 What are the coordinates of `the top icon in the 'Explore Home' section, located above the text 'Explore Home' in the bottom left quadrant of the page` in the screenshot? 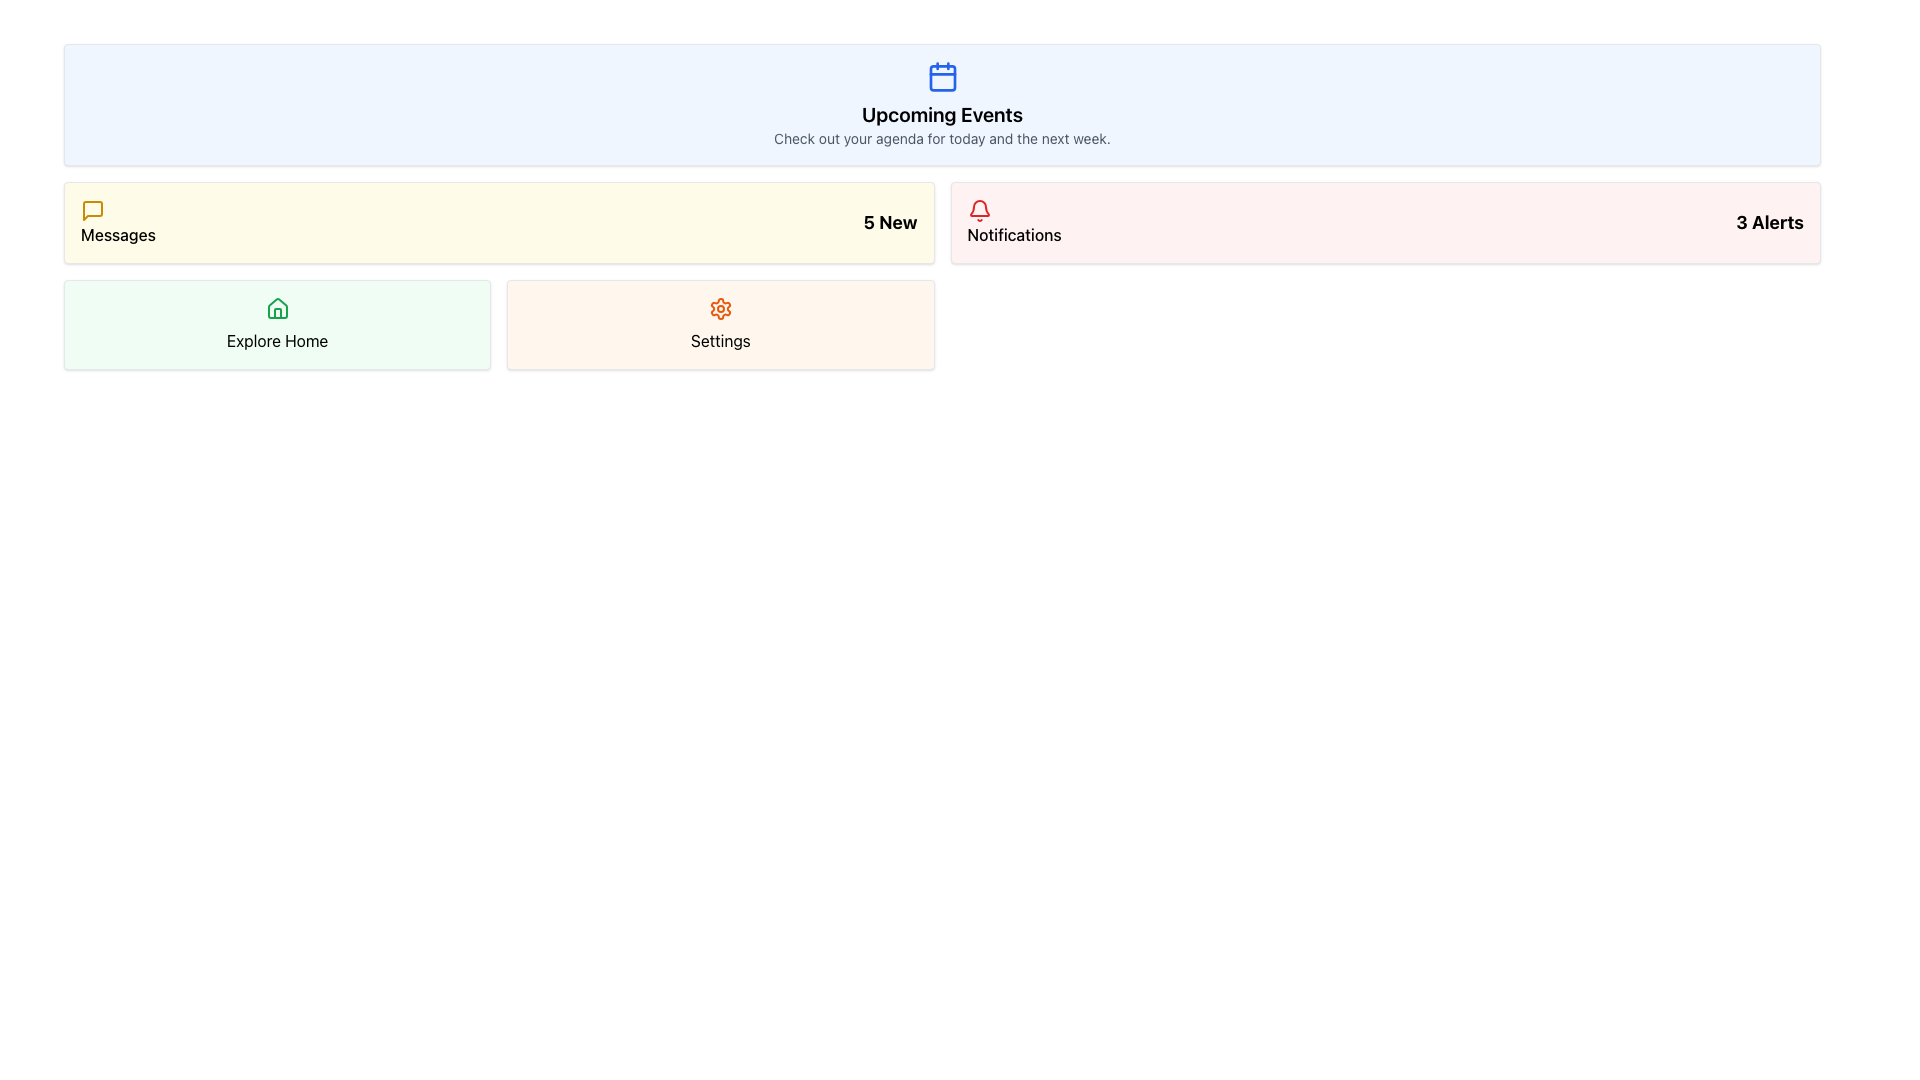 It's located at (276, 308).